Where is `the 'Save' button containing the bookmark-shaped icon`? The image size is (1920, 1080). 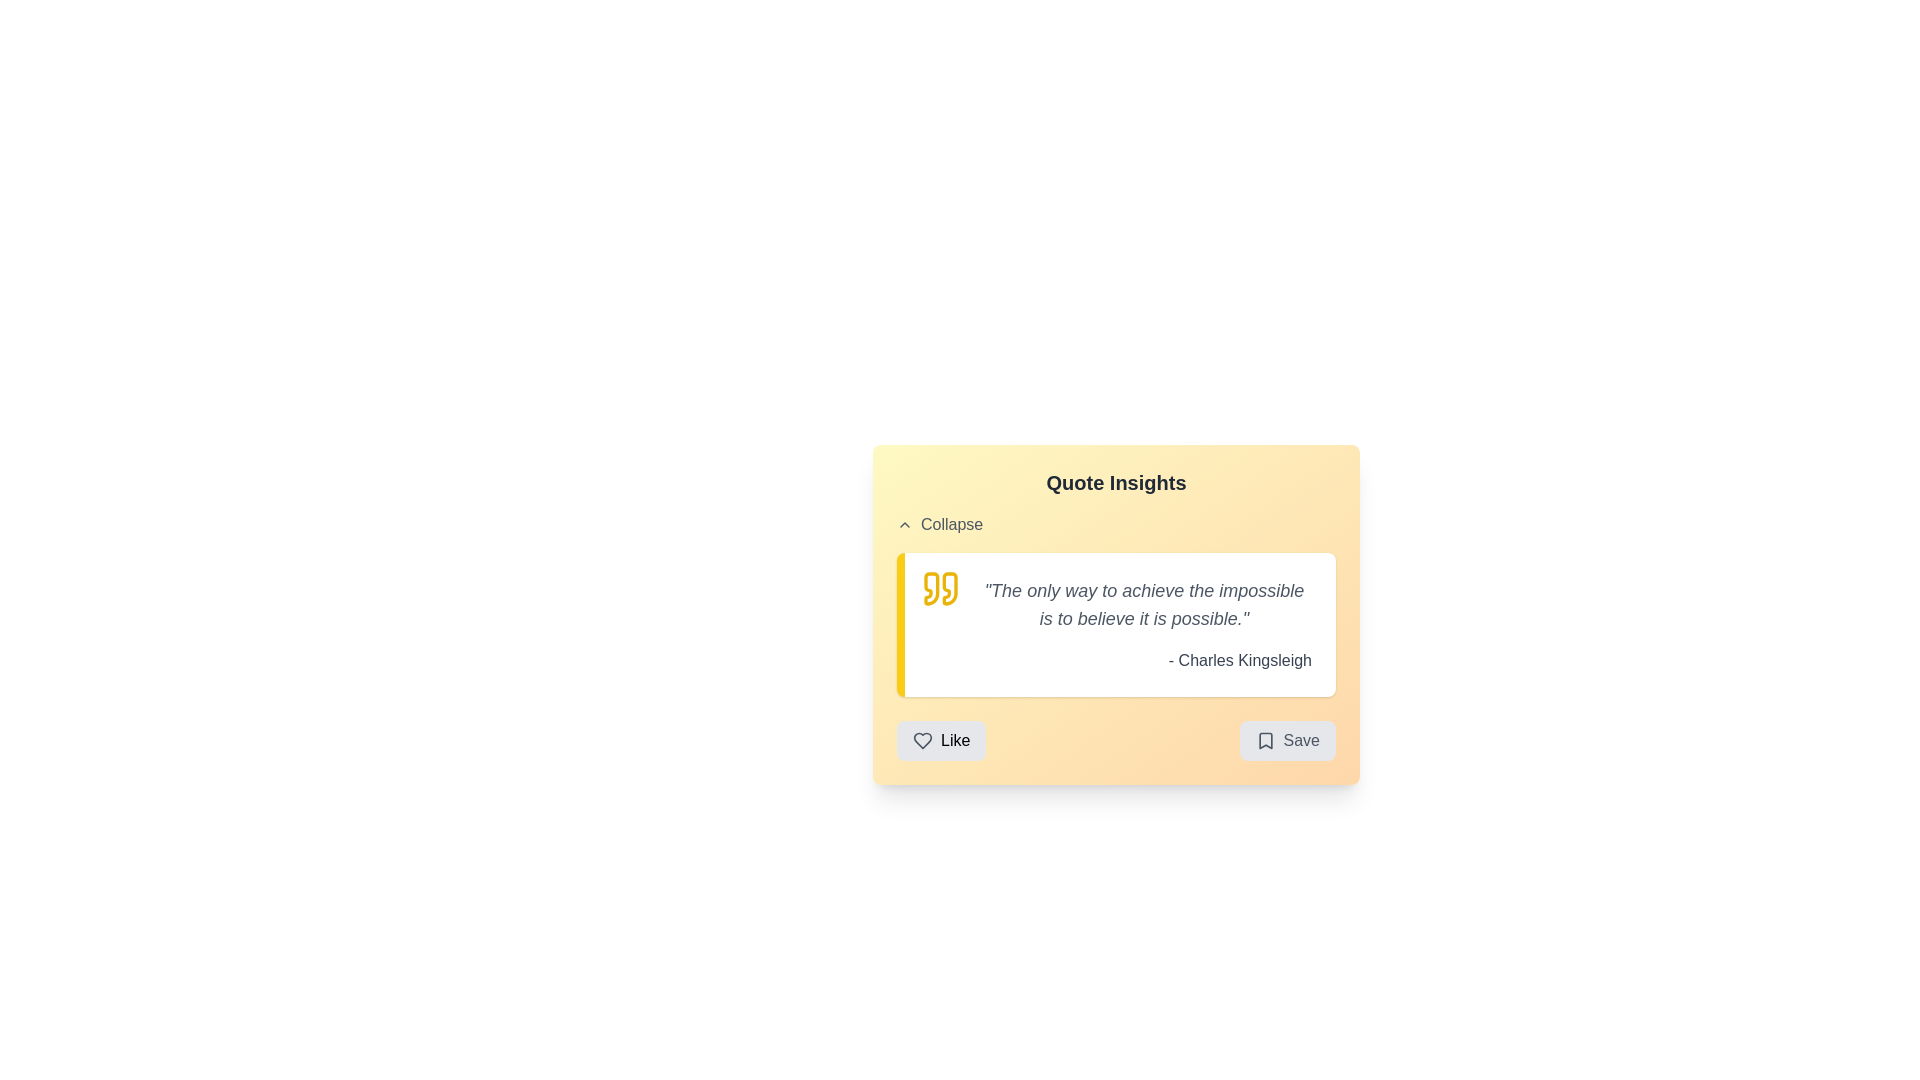
the 'Save' button containing the bookmark-shaped icon is located at coordinates (1264, 740).